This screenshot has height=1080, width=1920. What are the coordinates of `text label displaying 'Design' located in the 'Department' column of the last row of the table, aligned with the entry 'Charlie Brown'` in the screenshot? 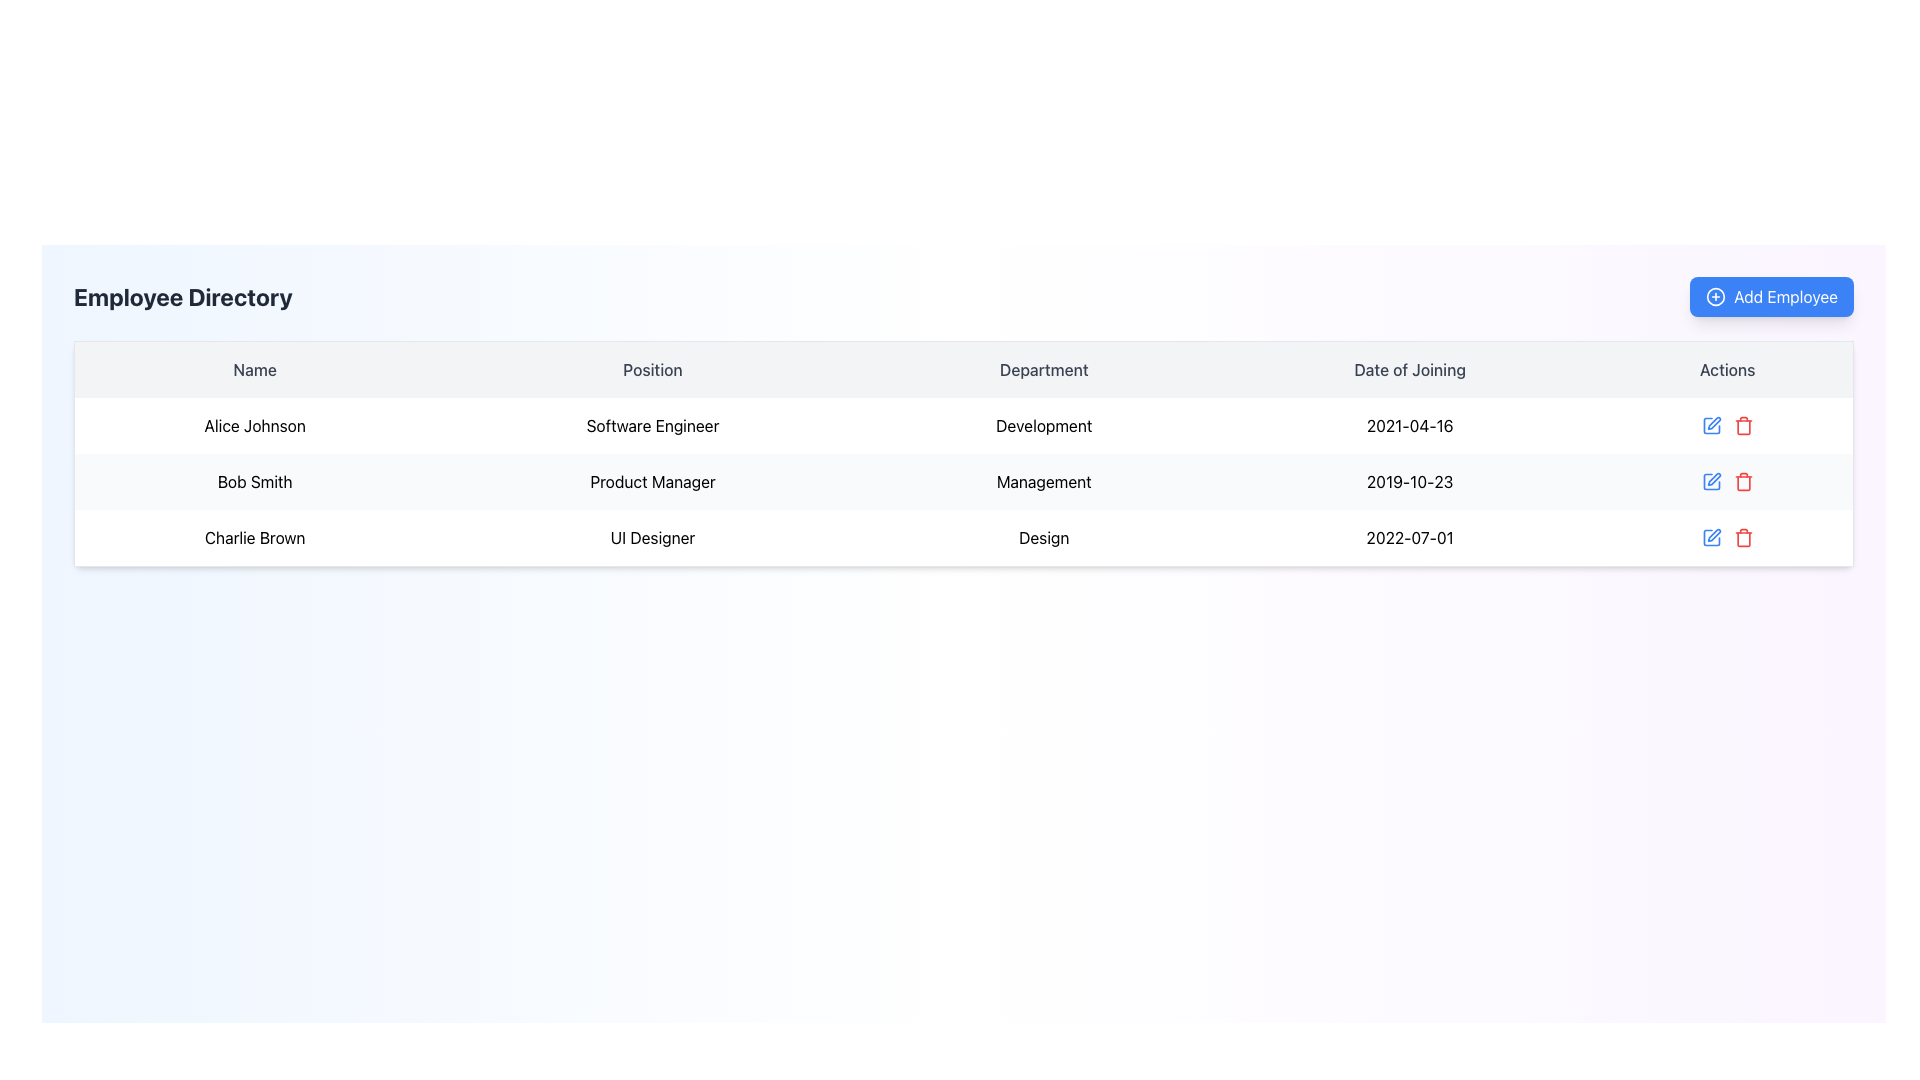 It's located at (1043, 537).